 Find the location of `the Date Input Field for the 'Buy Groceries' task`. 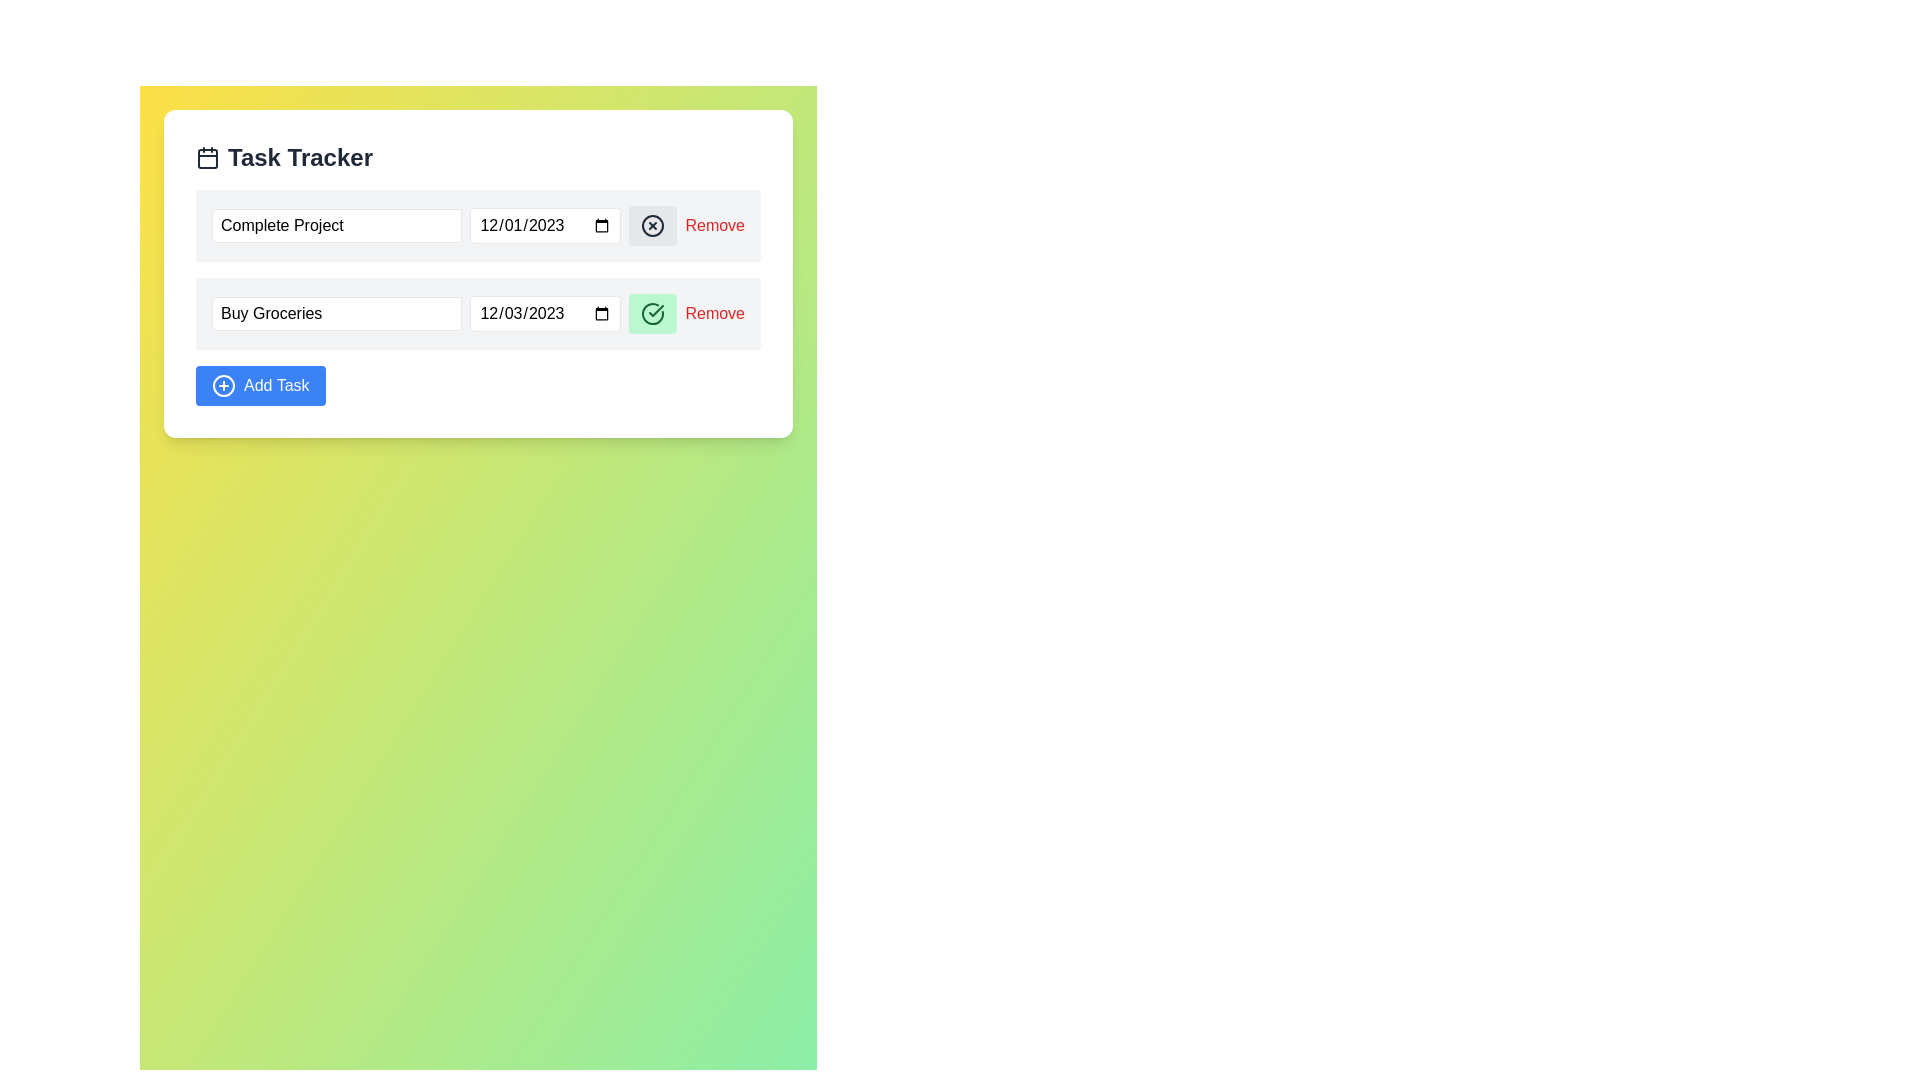

the Date Input Field for the 'Buy Groceries' task is located at coordinates (545, 313).